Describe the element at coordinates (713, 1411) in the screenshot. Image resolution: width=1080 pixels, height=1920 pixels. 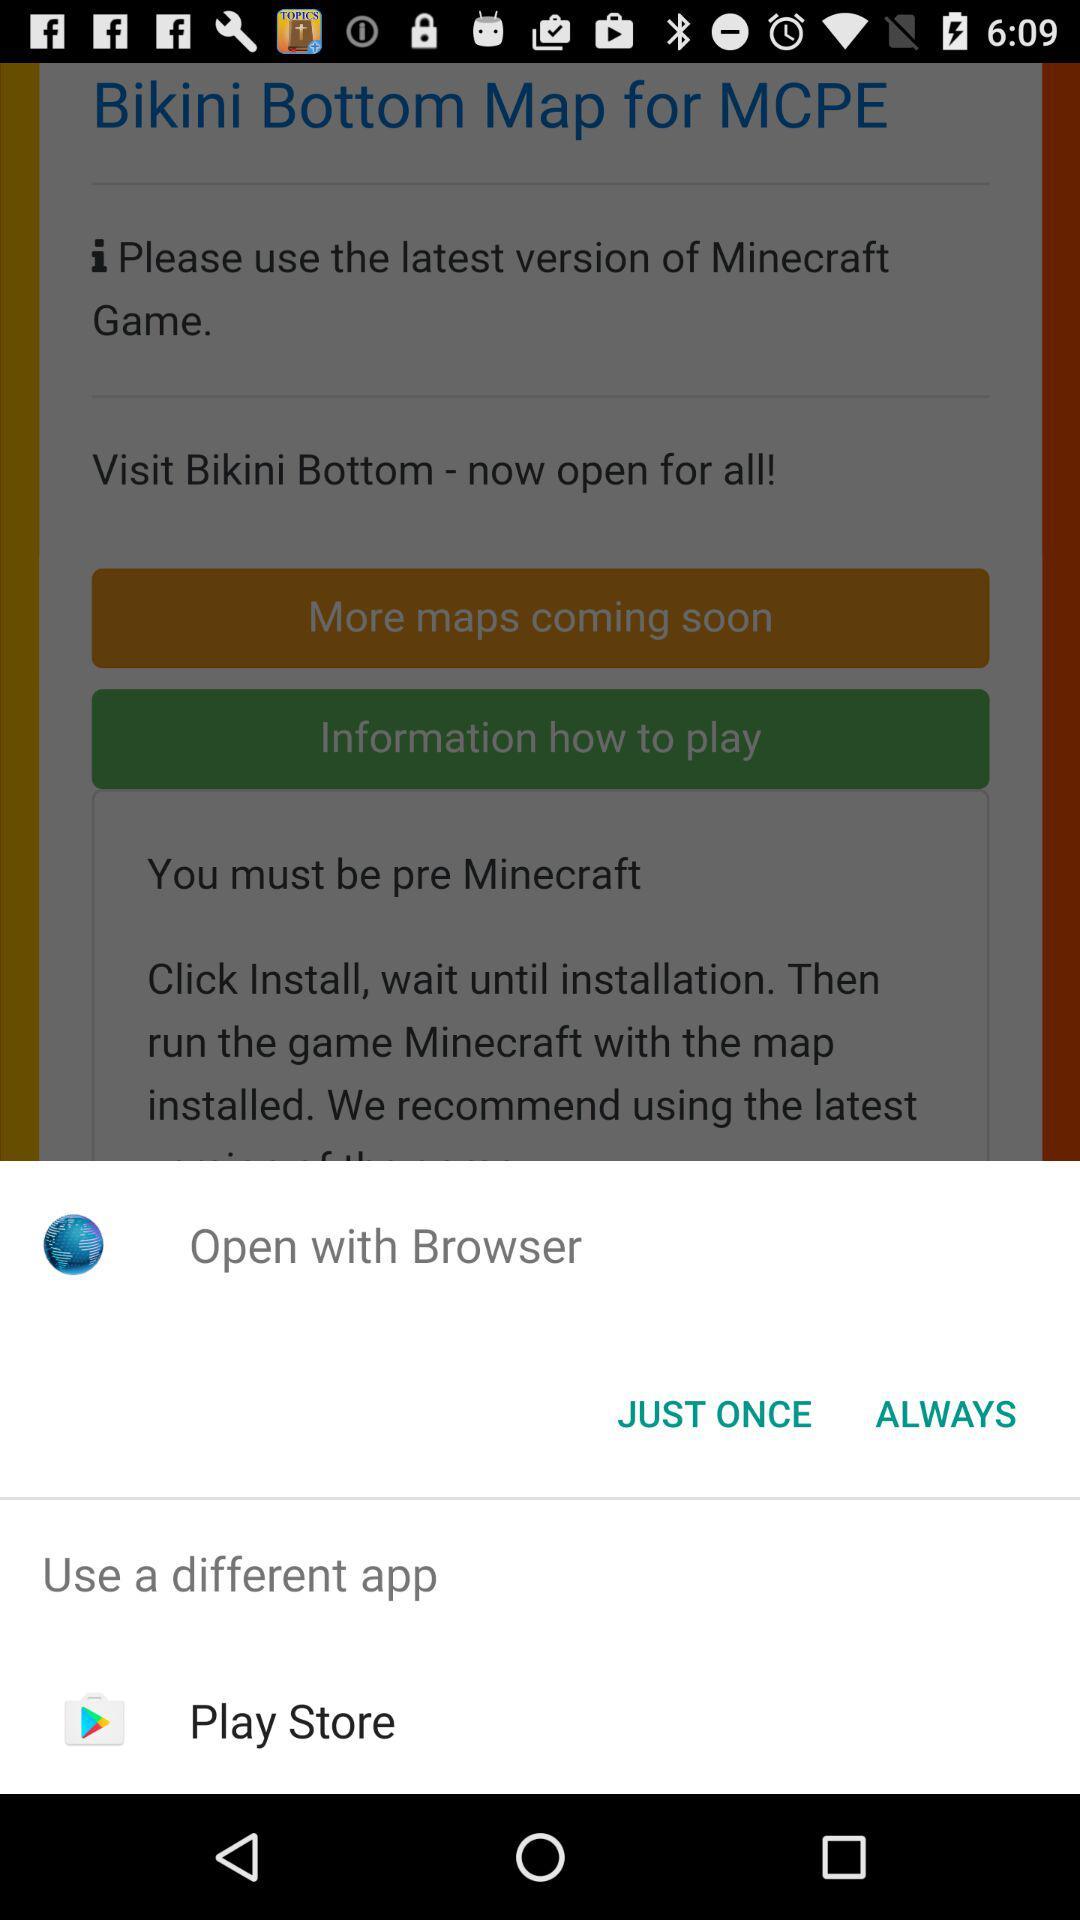
I see `item below open with browser icon` at that location.